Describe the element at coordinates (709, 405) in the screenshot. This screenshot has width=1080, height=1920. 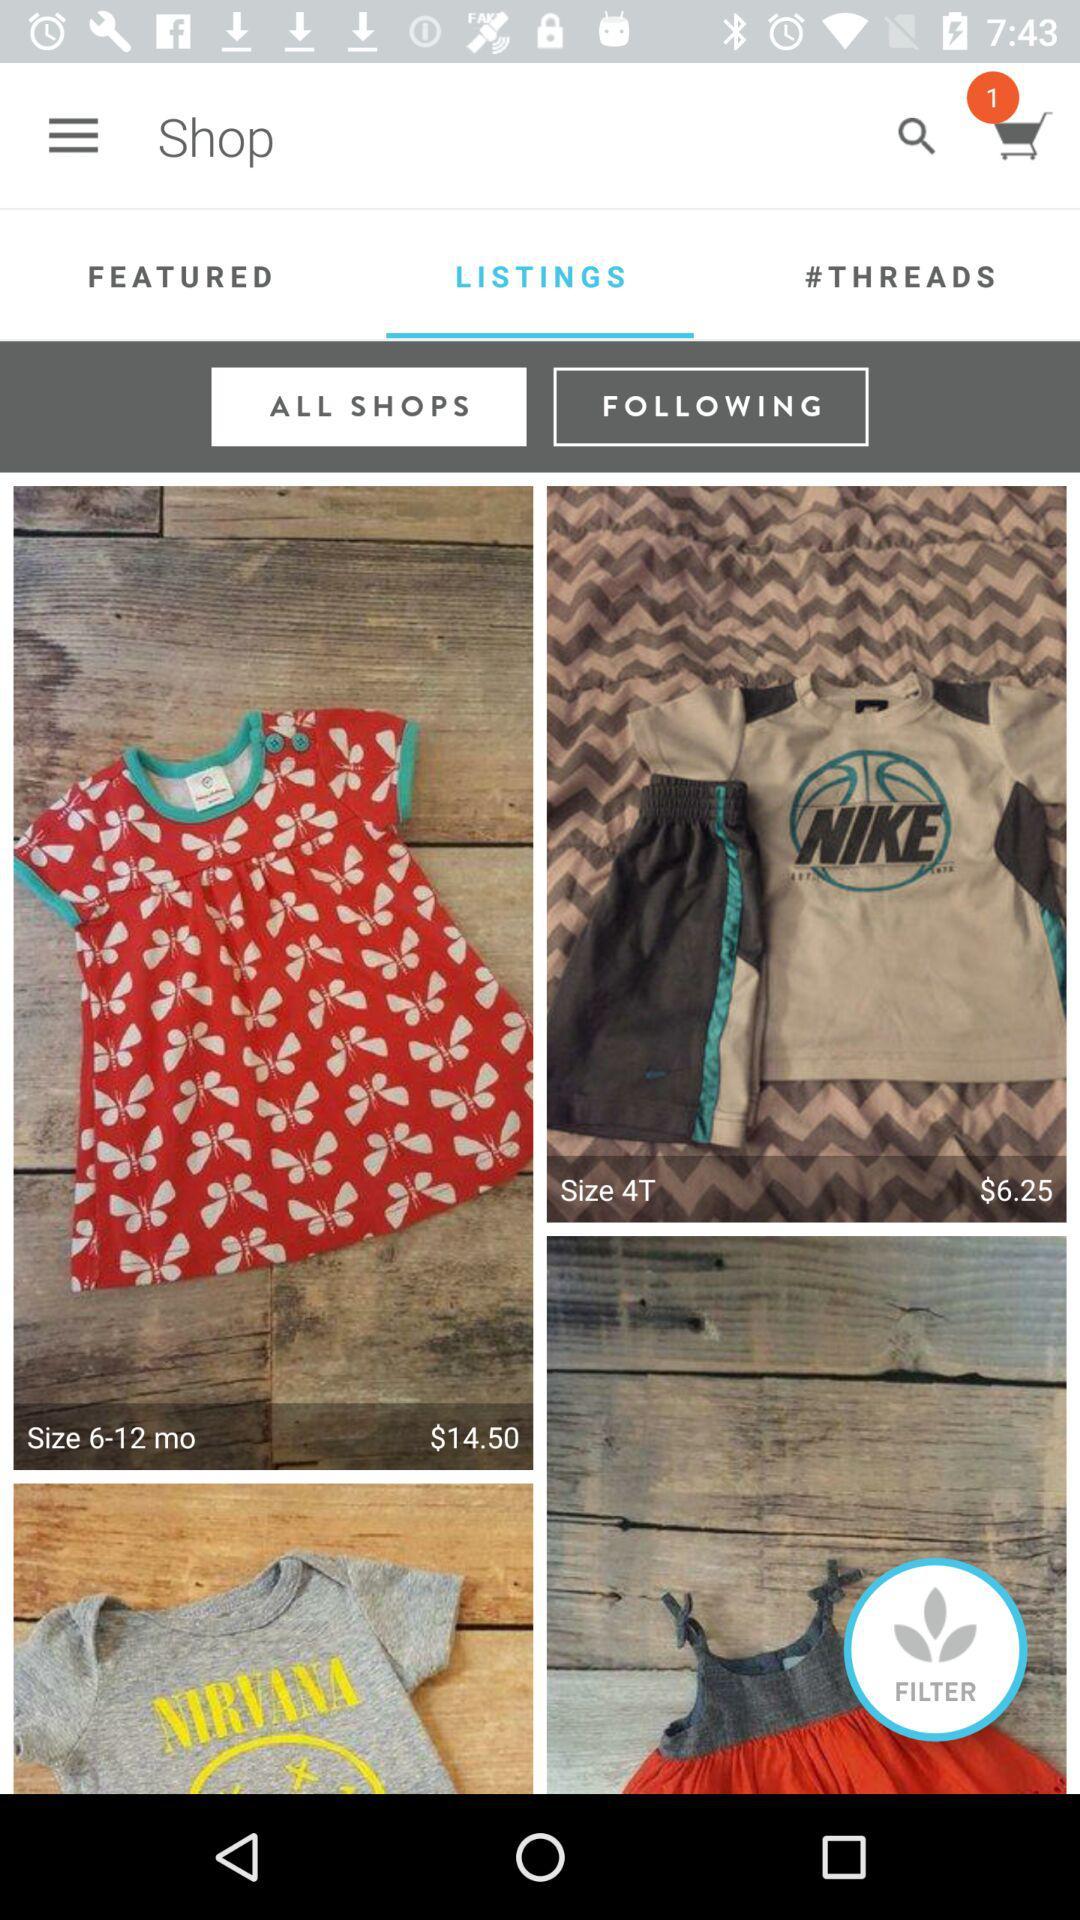
I see `the item next to the all shops icon` at that location.